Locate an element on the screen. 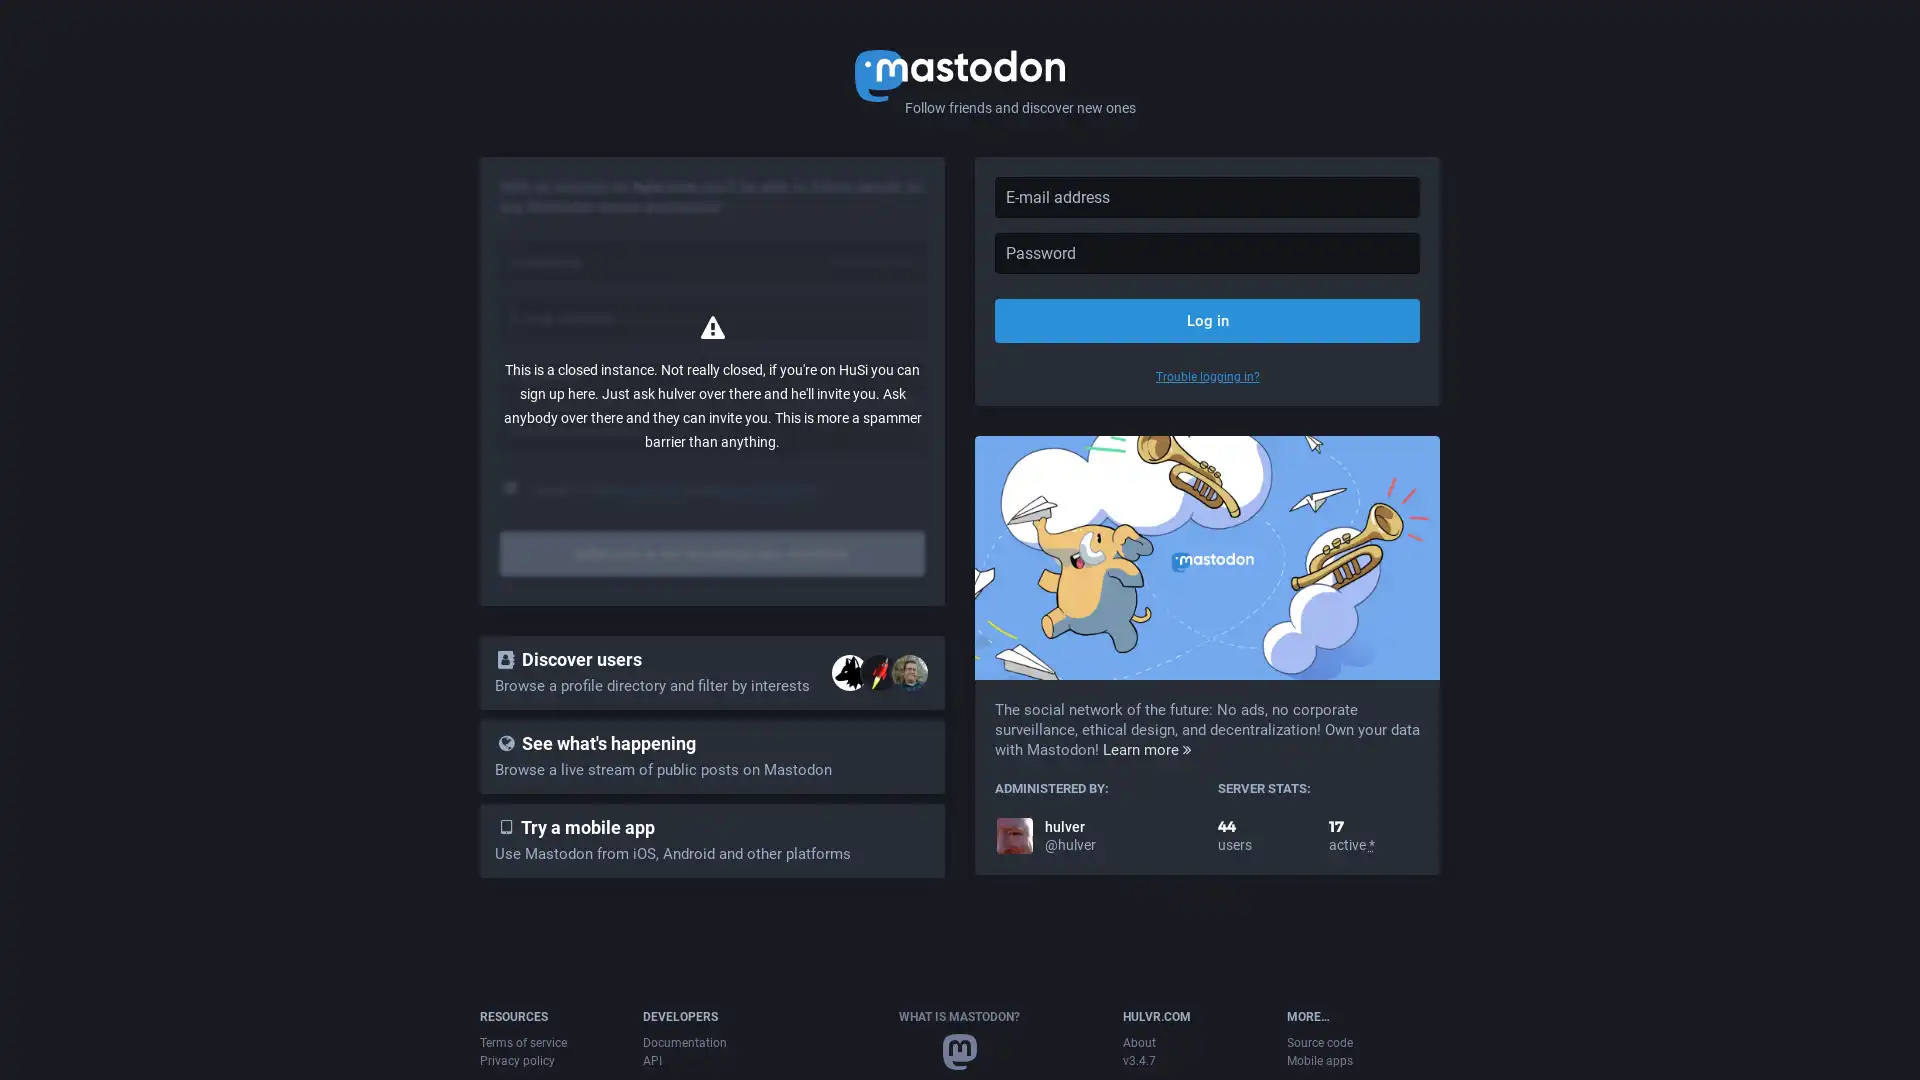 This screenshot has width=1920, height=1080. hulvr.com is not accepting new members is located at coordinates (712, 554).